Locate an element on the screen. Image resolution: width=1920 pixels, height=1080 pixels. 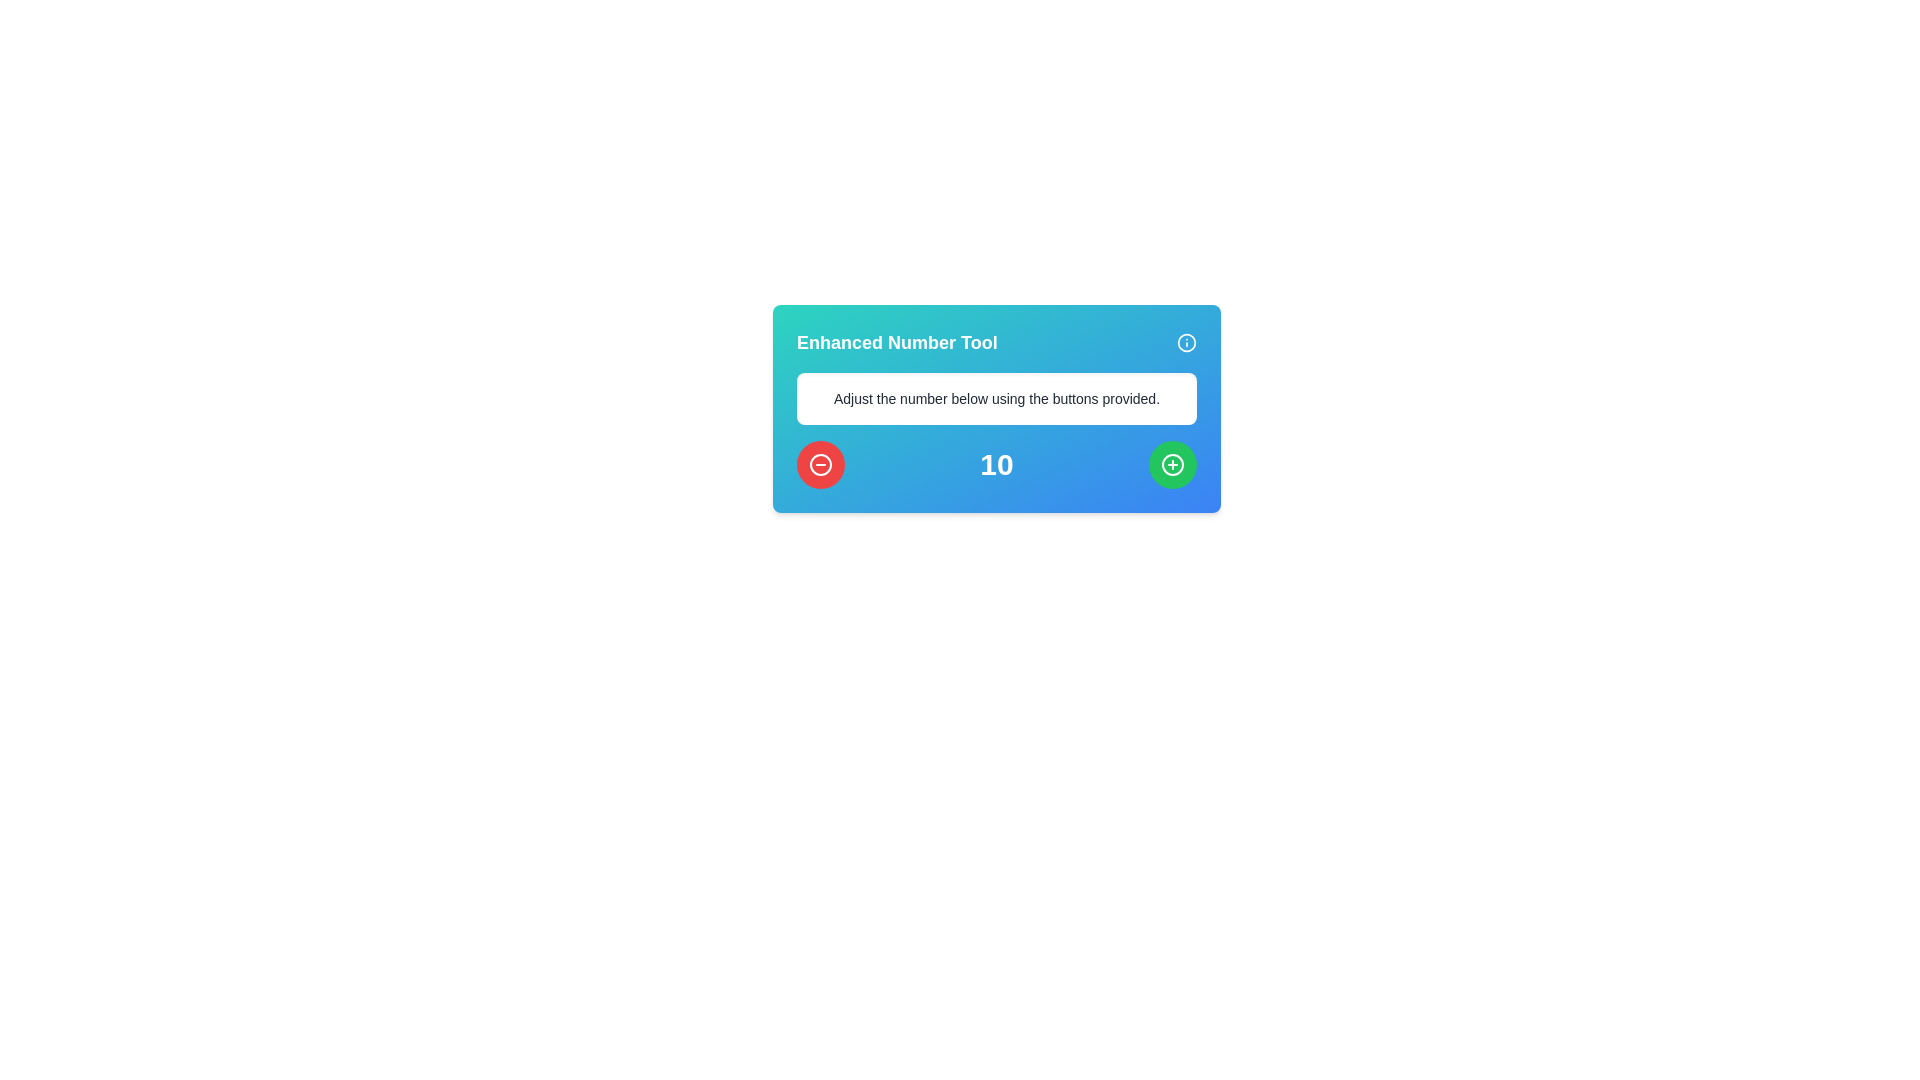
the interactive button located in the bottom-right section of the card UI with a green background is located at coordinates (1172, 465).